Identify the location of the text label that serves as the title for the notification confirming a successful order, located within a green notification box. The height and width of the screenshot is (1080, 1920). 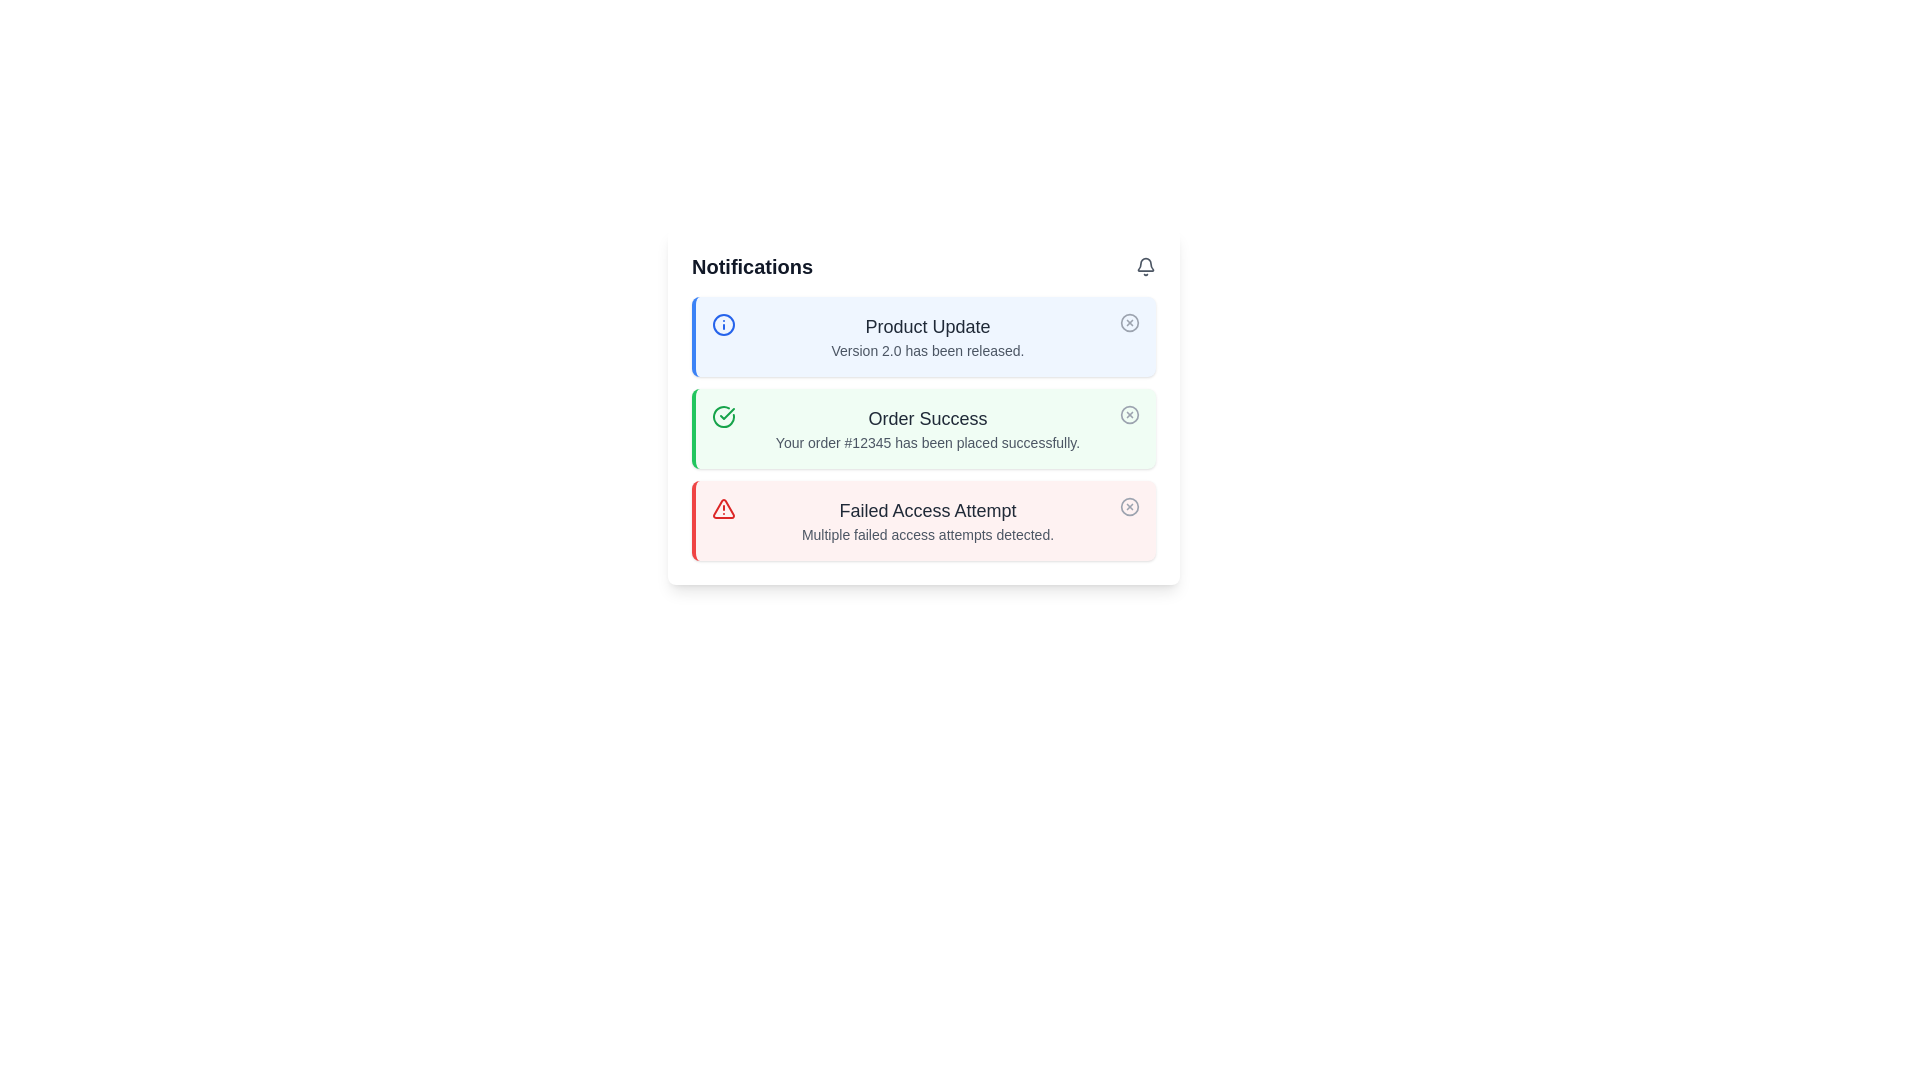
(926, 418).